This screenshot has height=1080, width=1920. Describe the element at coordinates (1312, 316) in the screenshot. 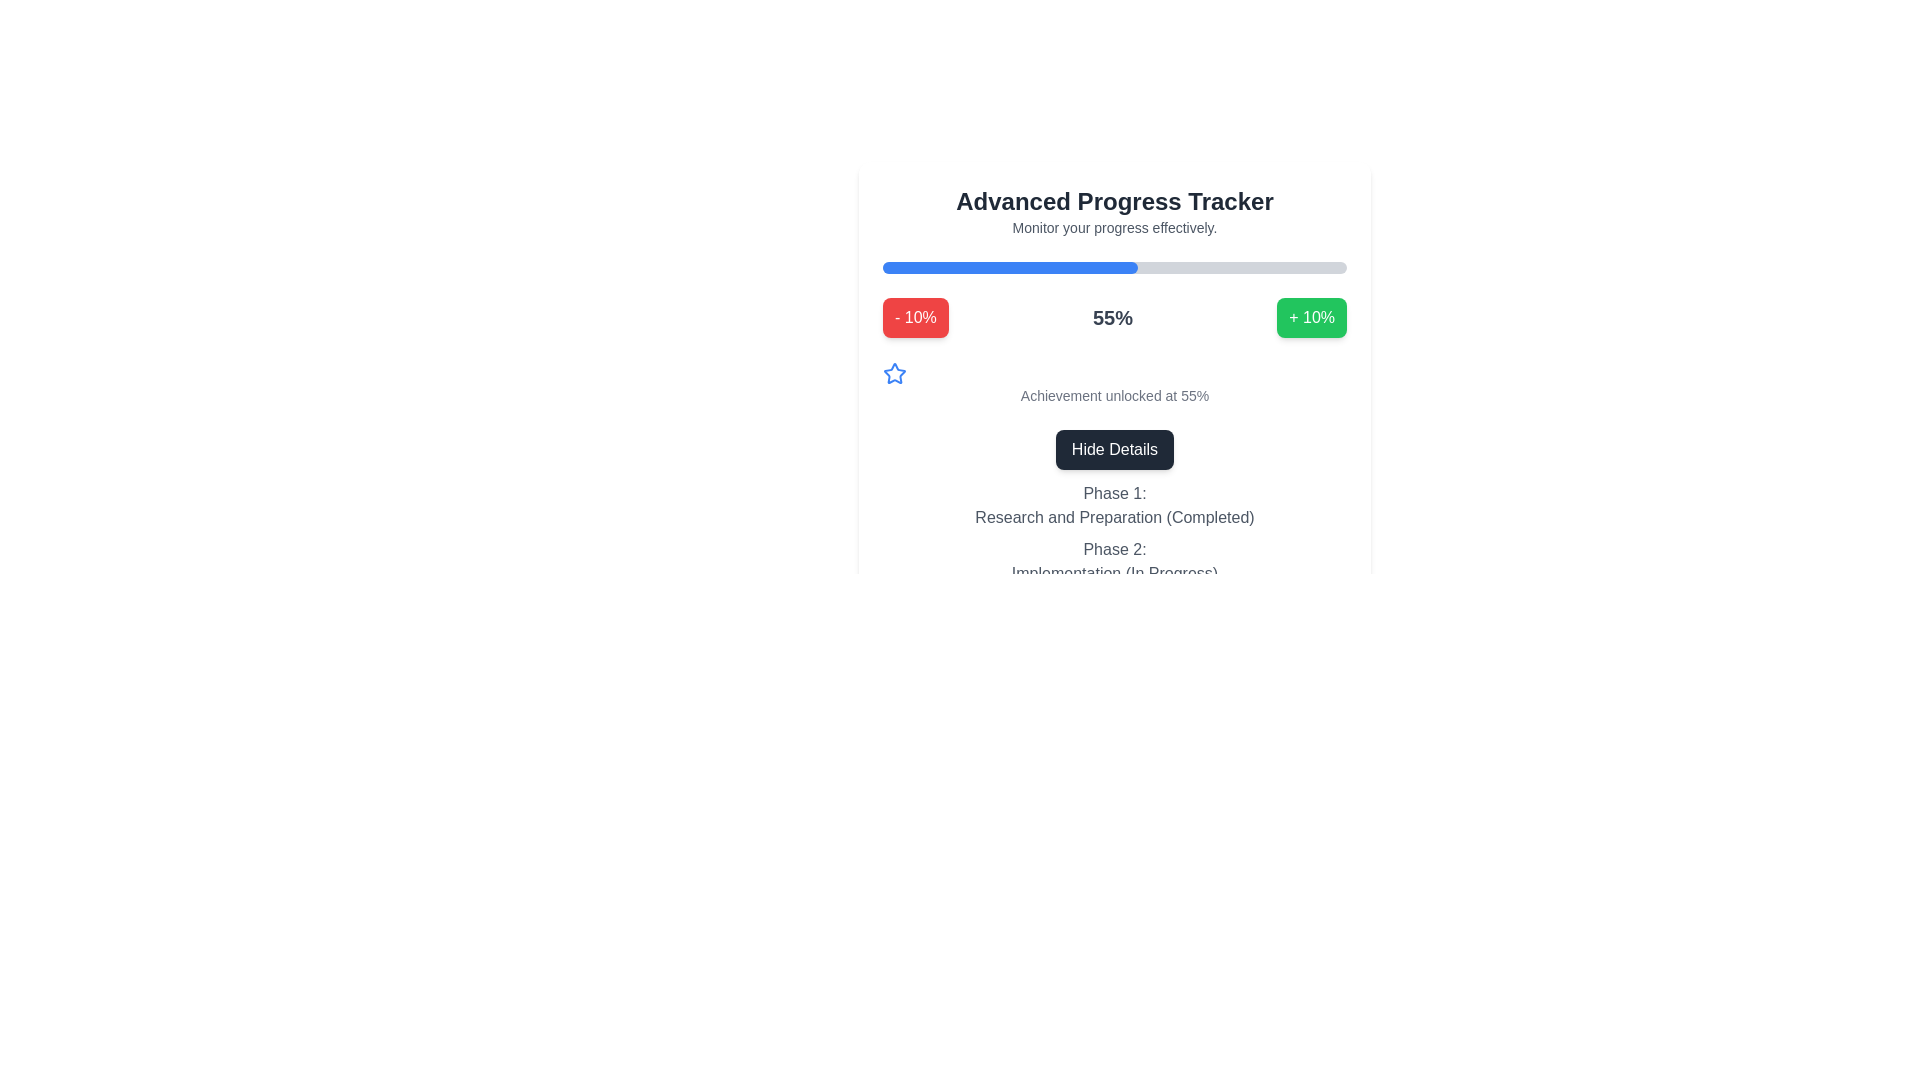

I see `the green button labeled '+ 10%' located at the top-right of the interface to initiate an increment action` at that location.